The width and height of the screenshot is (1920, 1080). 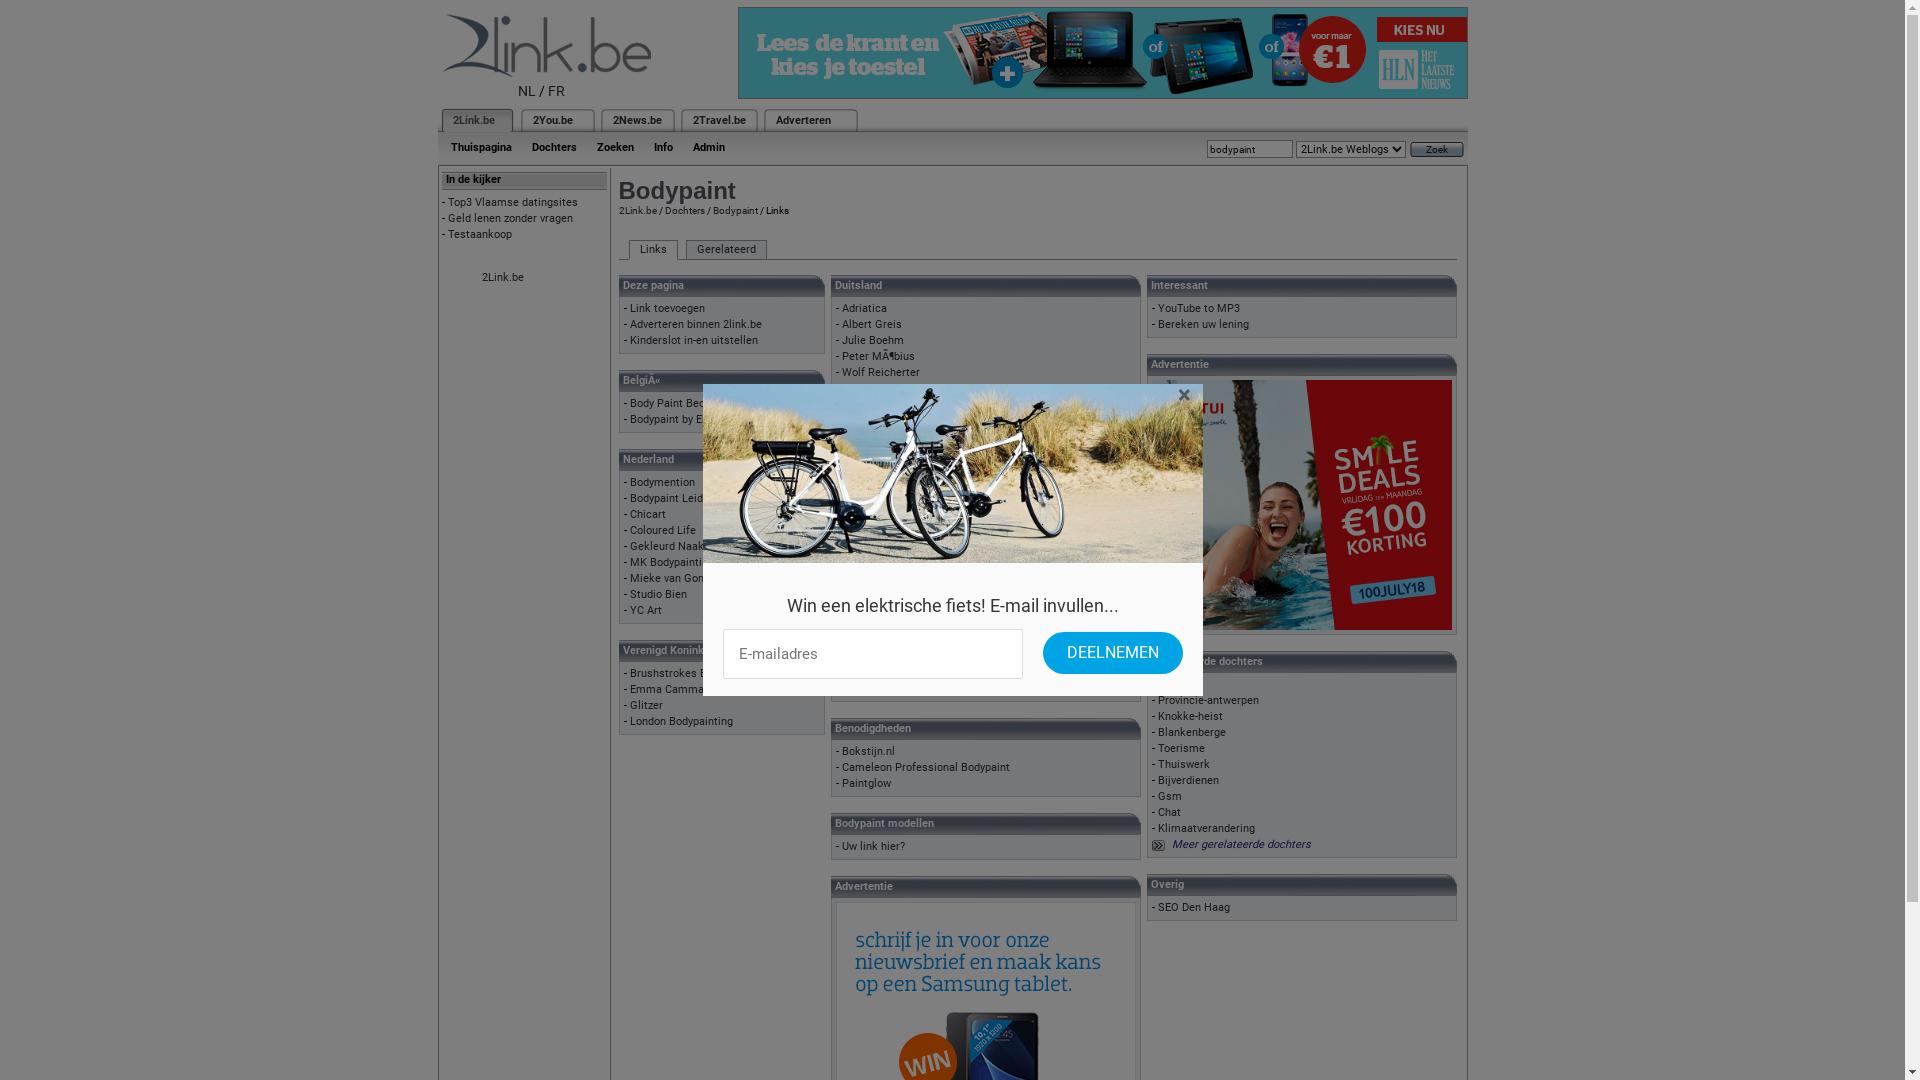 What do you see at coordinates (873, 339) in the screenshot?
I see `'Julie Boehm'` at bounding box center [873, 339].